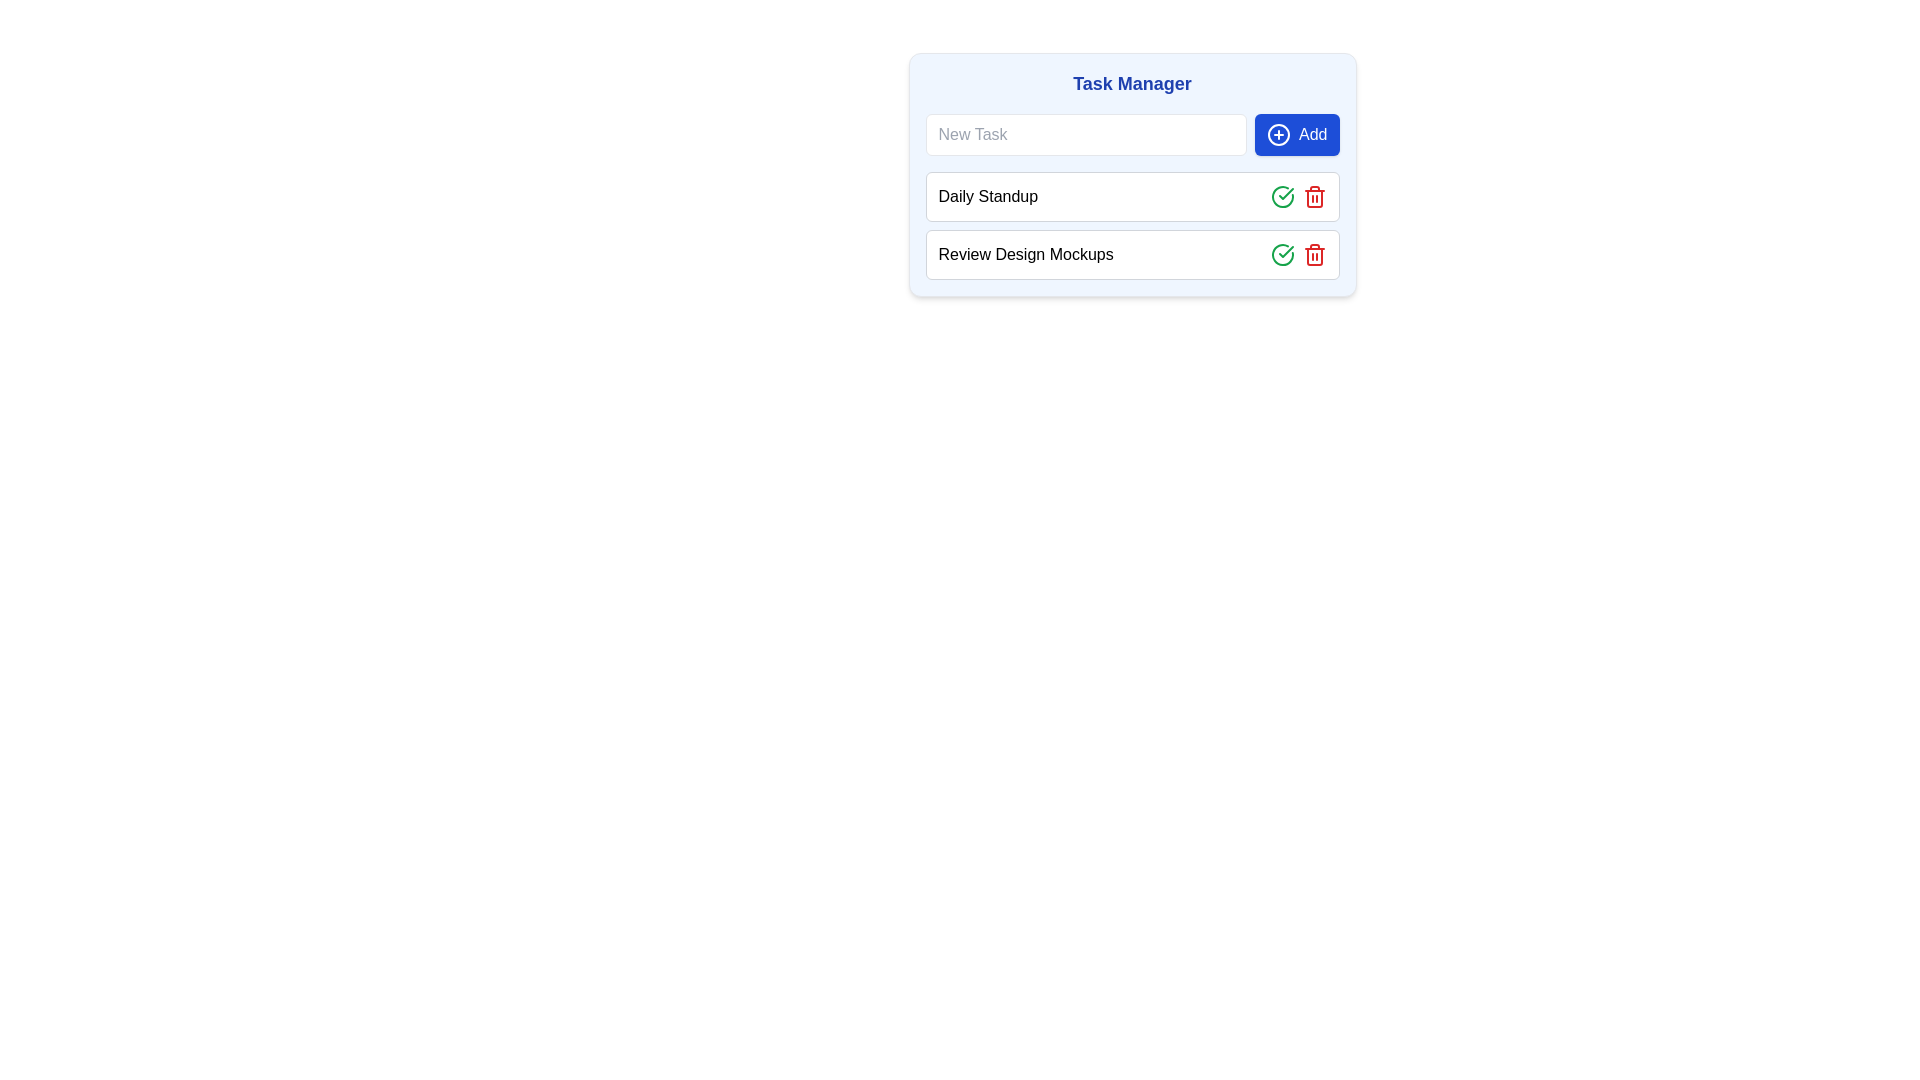  I want to click on task title 'Review Design Mockups' from the second task item in the task manager interface located below 'Daily Standup', so click(1132, 253).